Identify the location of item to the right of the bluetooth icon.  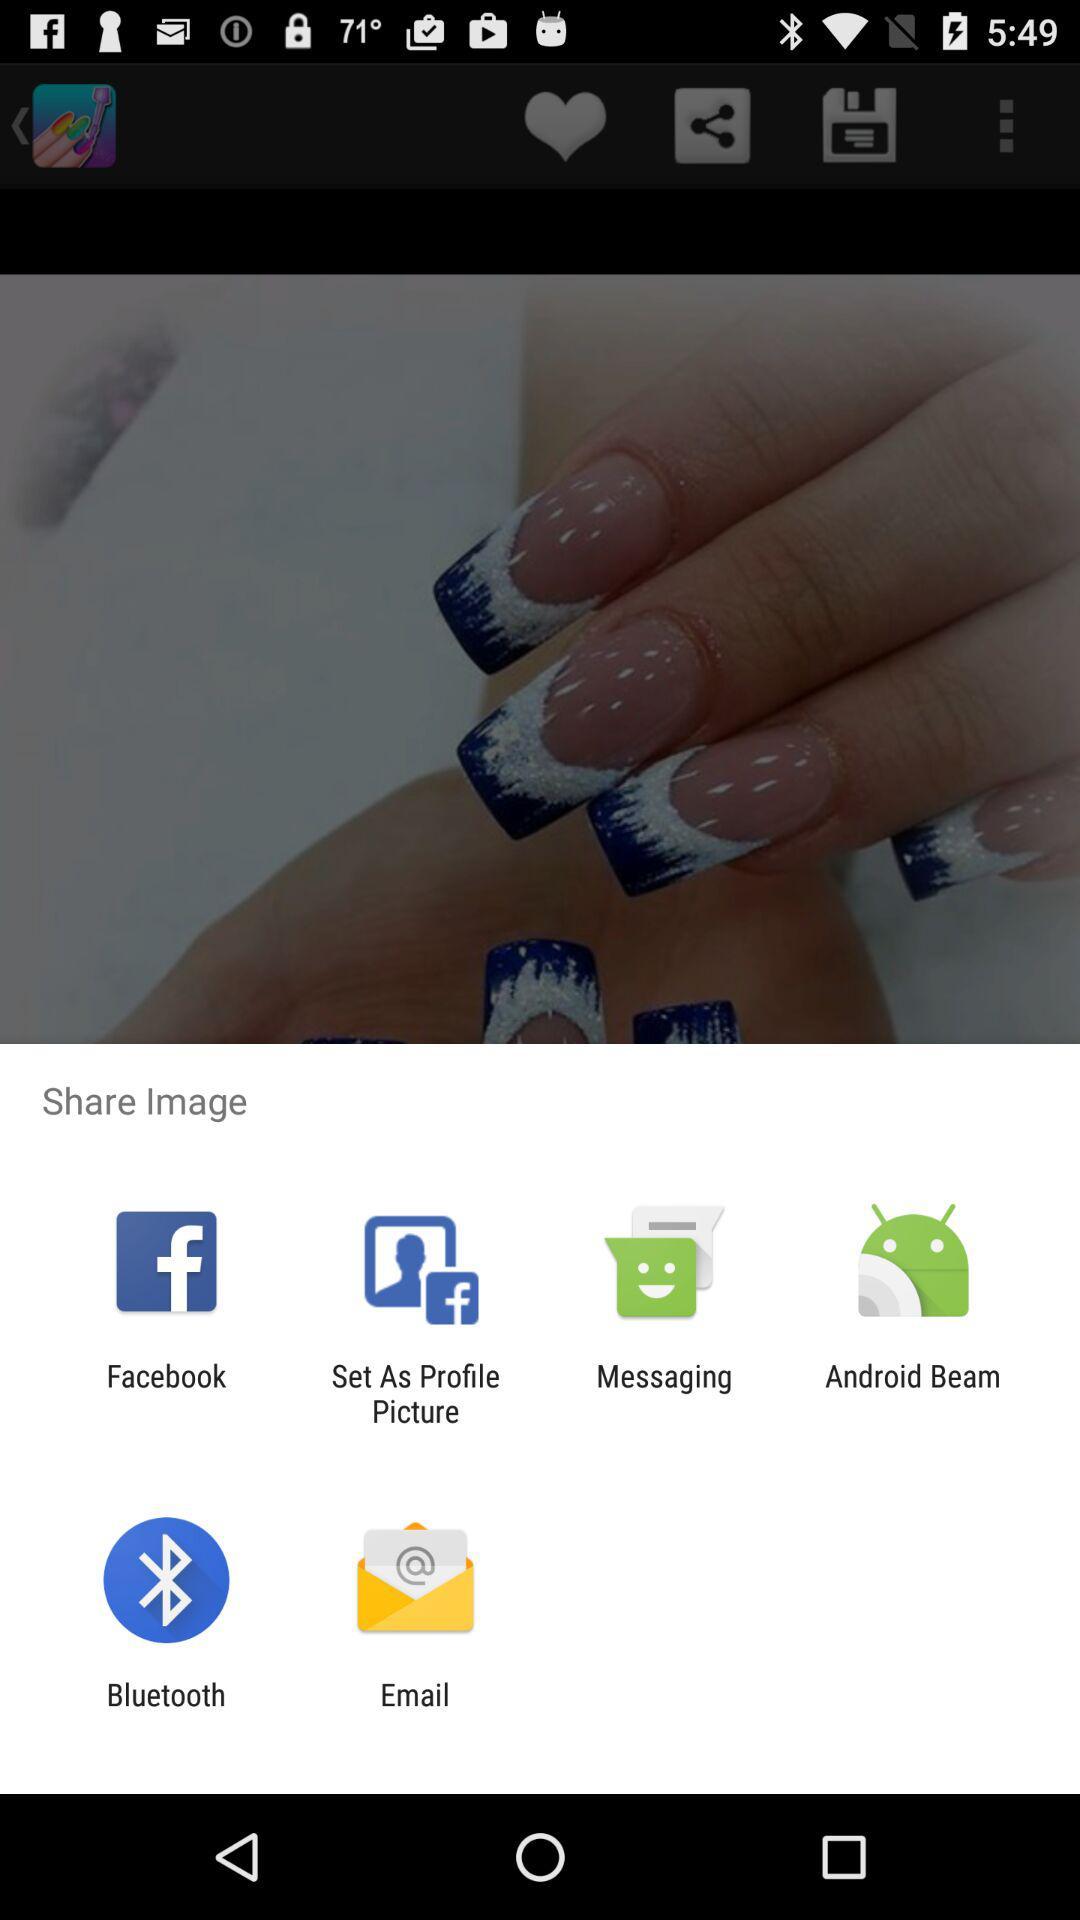
(414, 1711).